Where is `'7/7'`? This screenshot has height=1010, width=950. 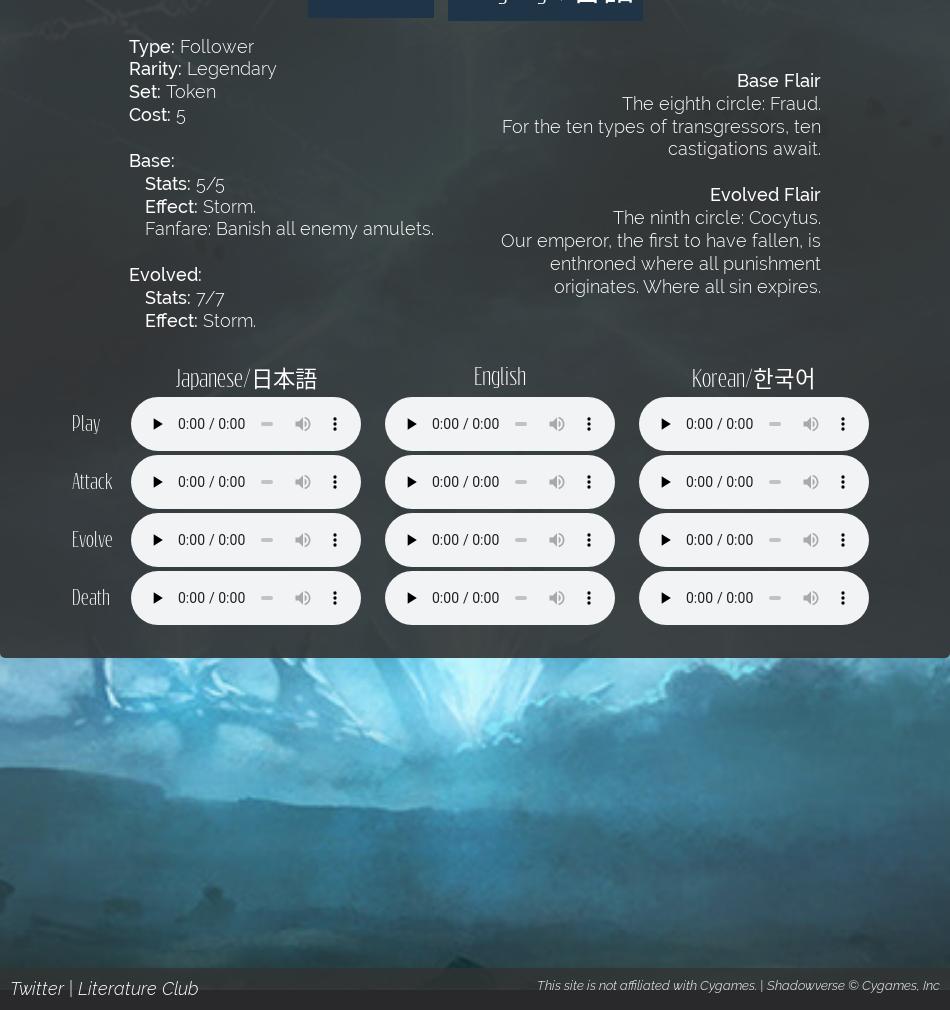
'7/7' is located at coordinates (207, 296).